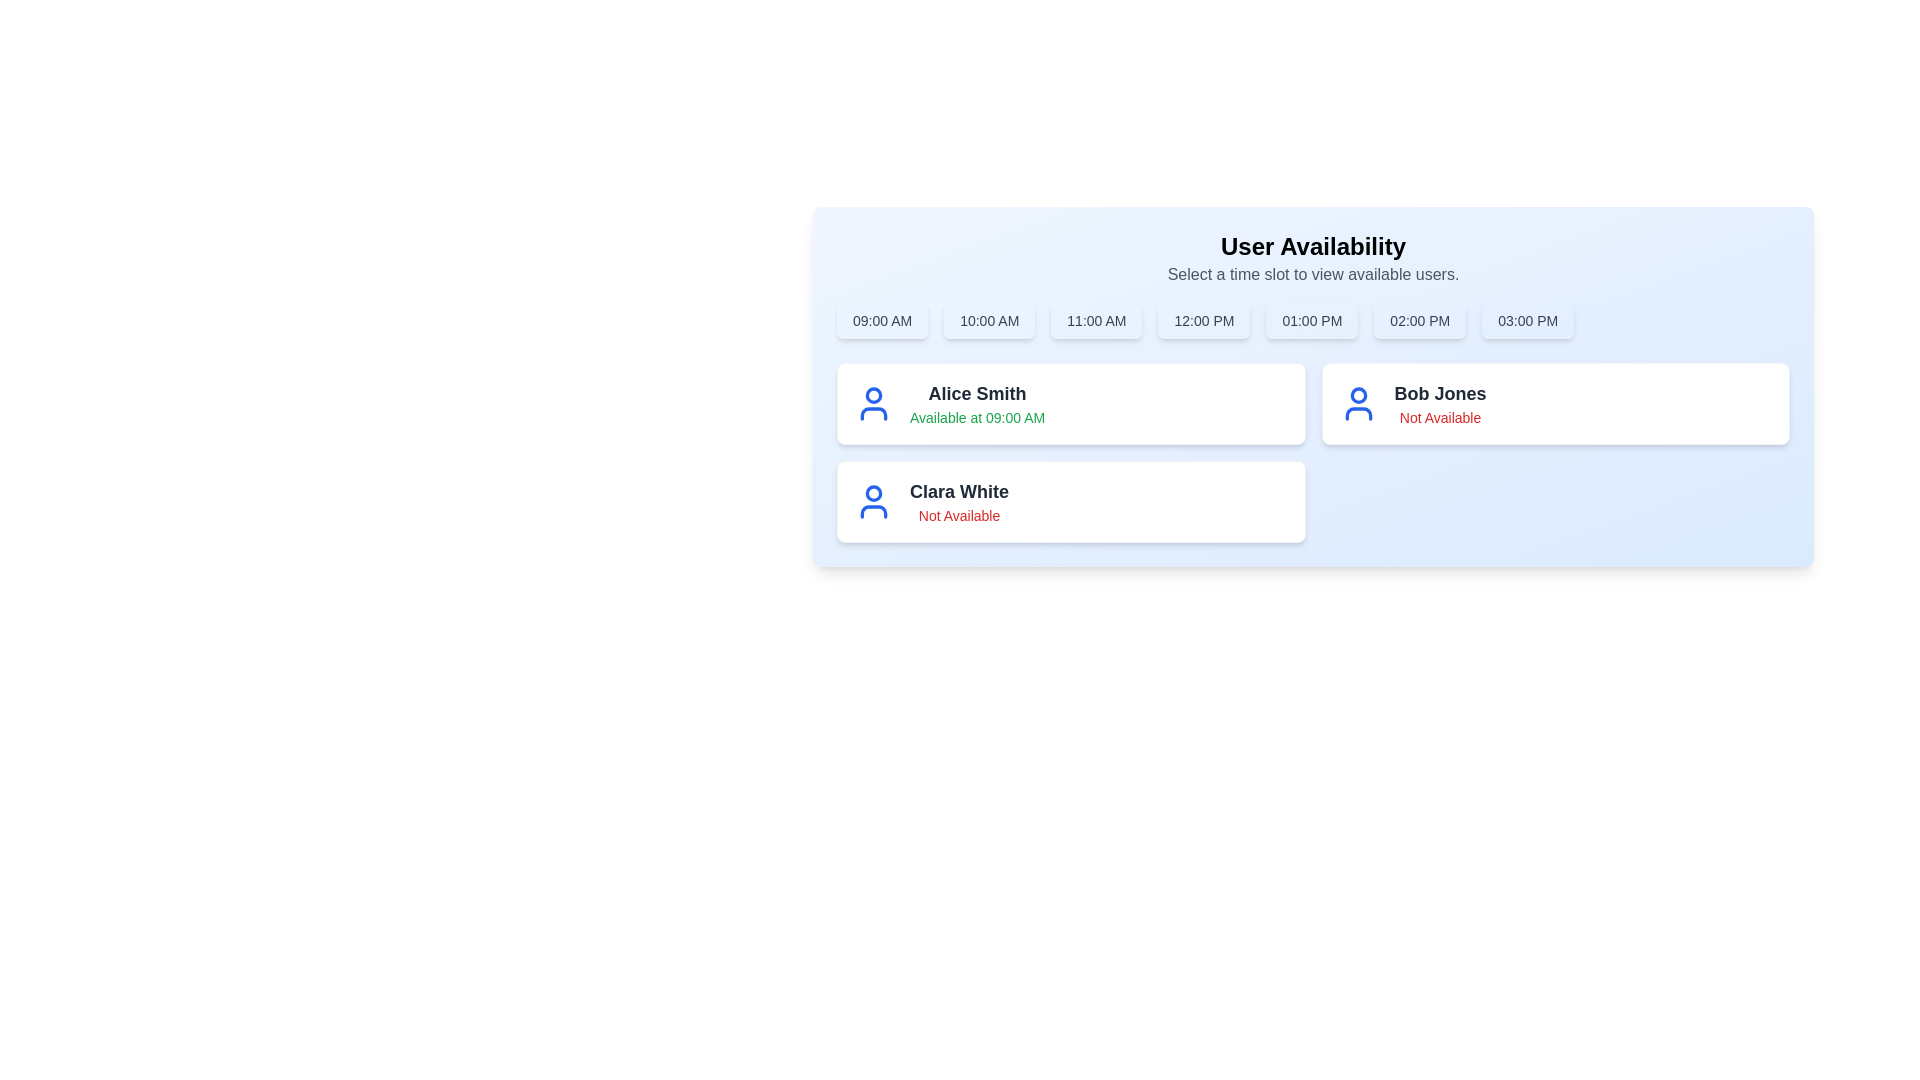 This screenshot has width=1920, height=1080. Describe the element at coordinates (1358, 404) in the screenshot. I see `the blue circular user outline icon located in the top-right card section of Bob Jones' availability interface` at that location.